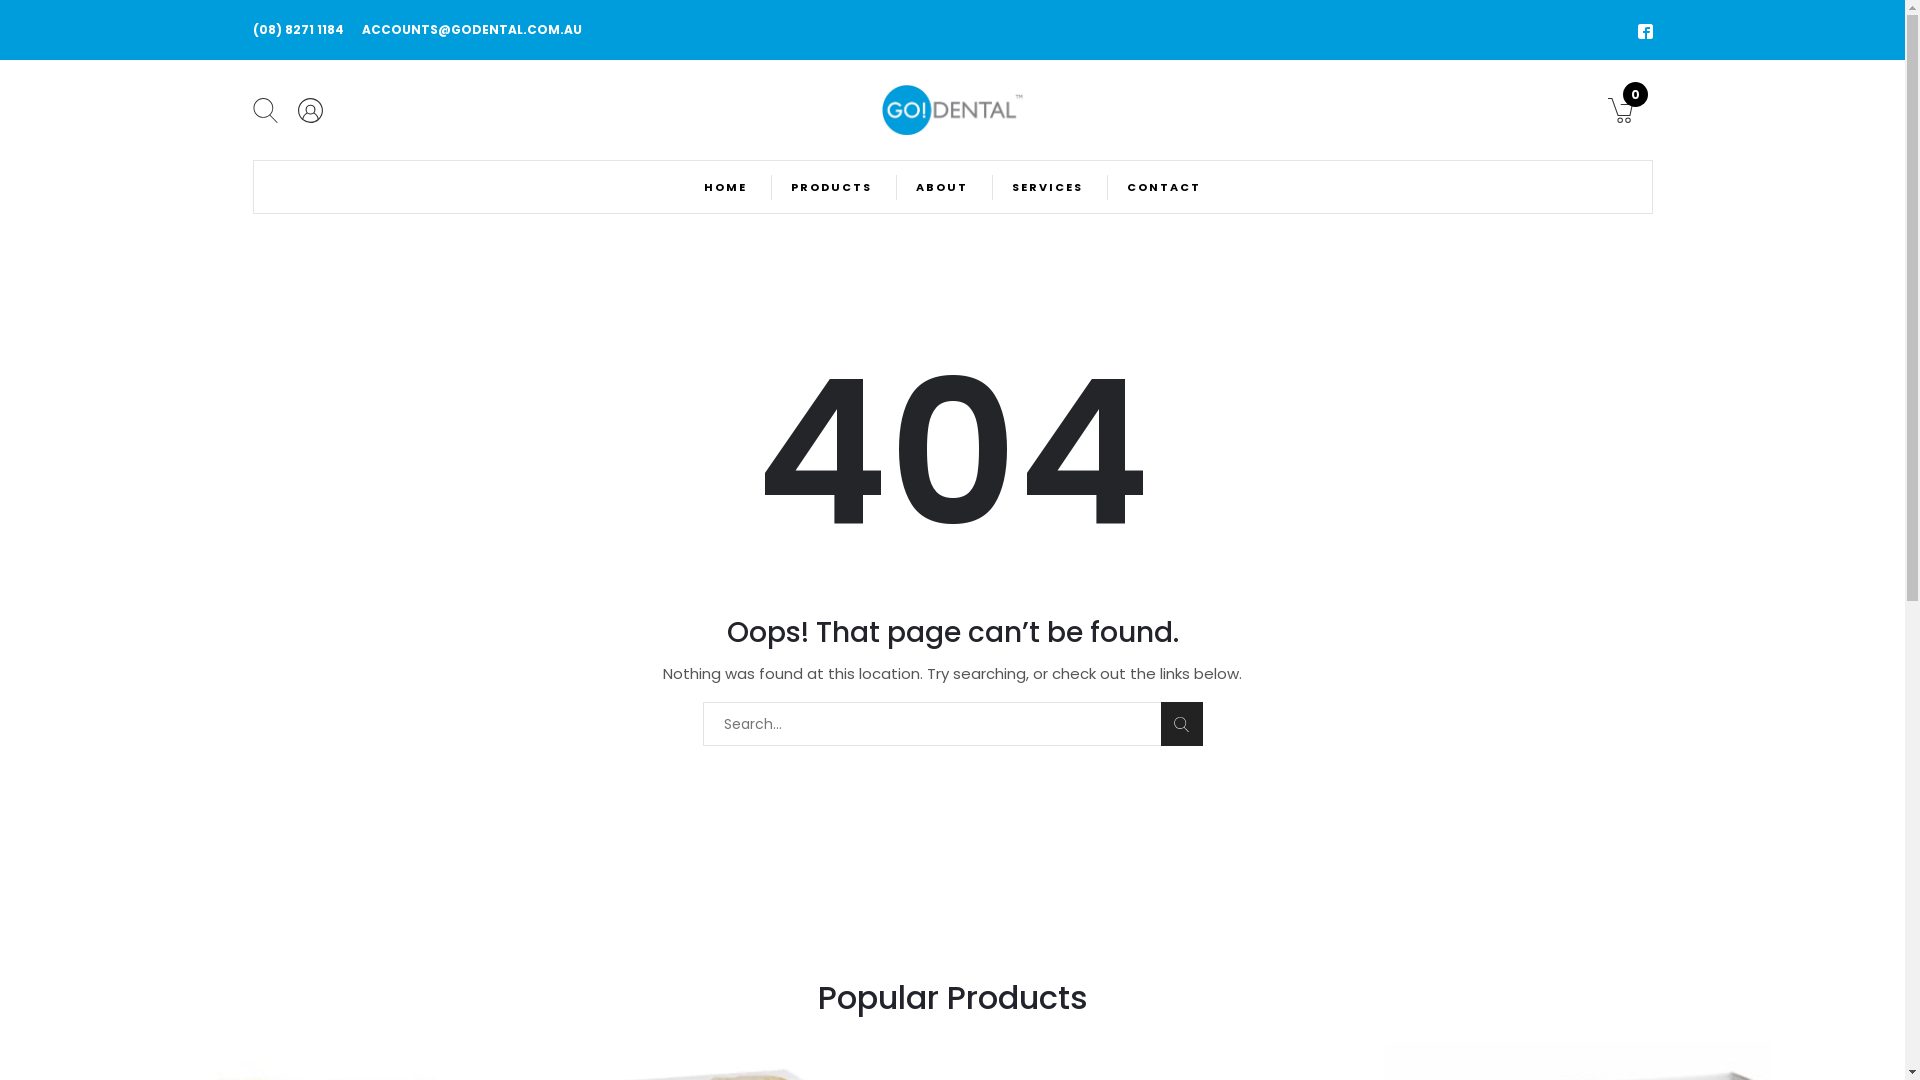 This screenshot has width=1920, height=1080. What do you see at coordinates (724, 186) in the screenshot?
I see `'HOME'` at bounding box center [724, 186].